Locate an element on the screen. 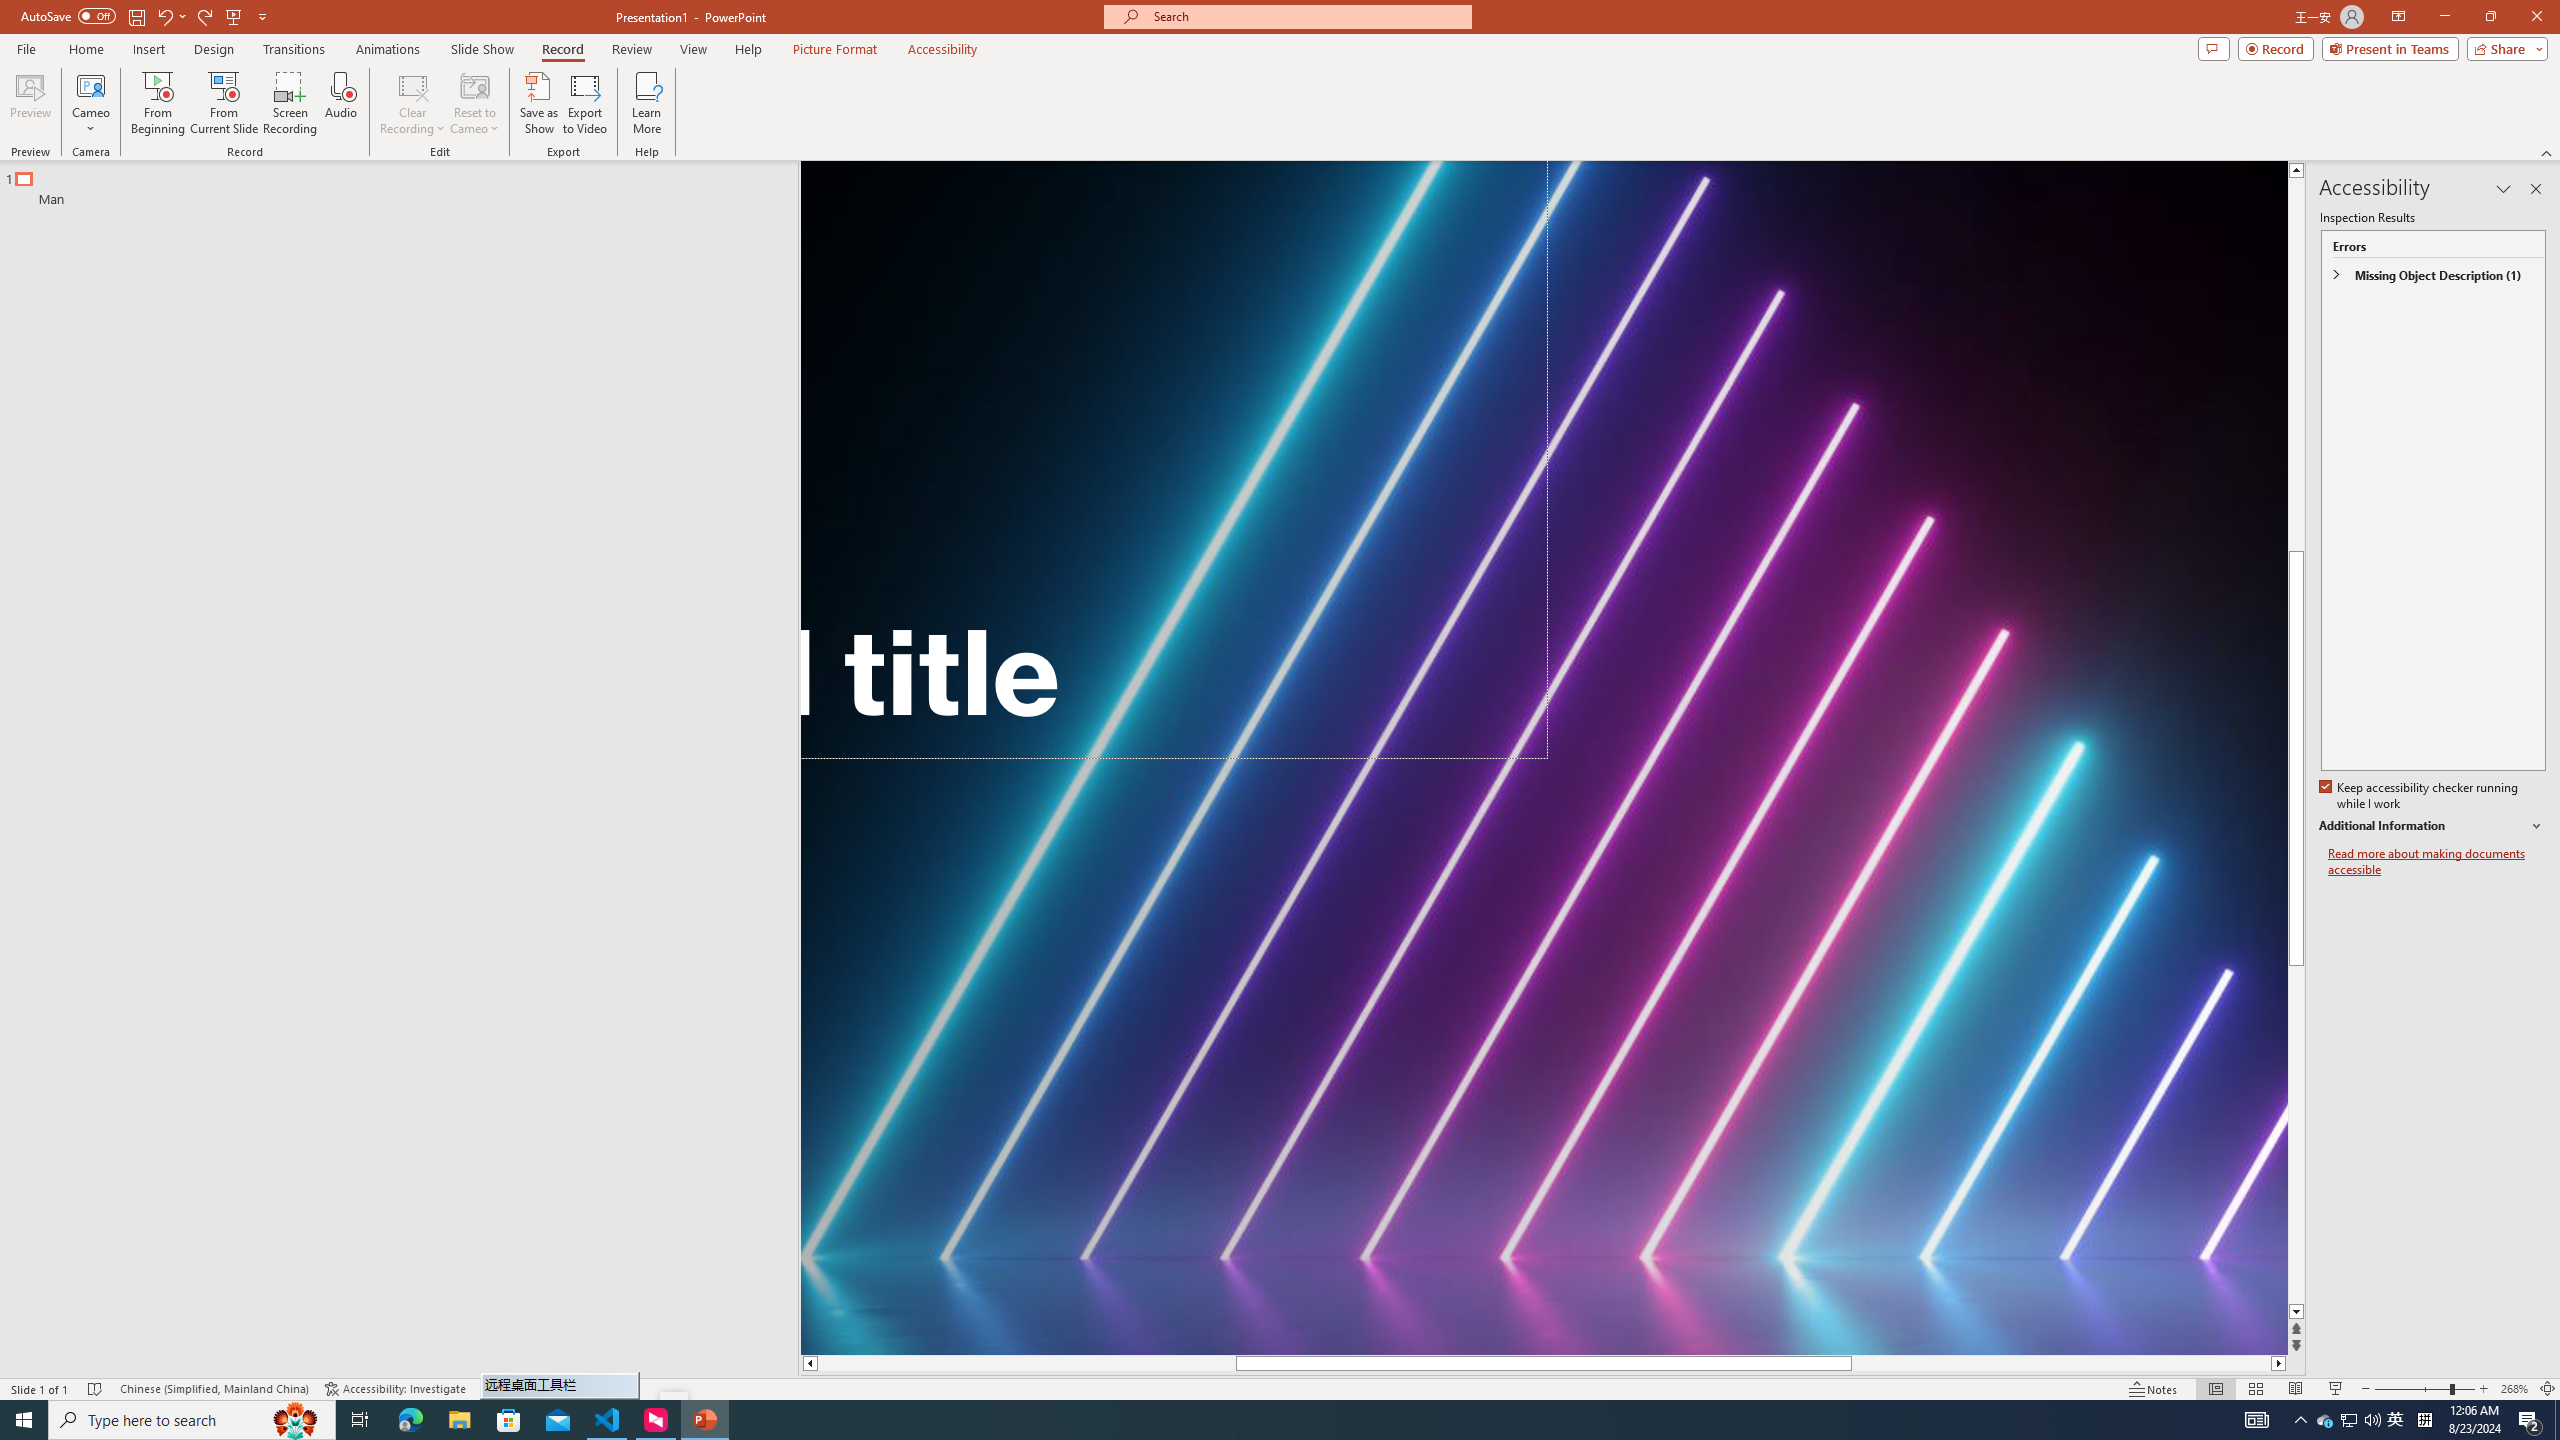 The height and width of the screenshot is (1440, 2560). 'From Current Slide...' is located at coordinates (224, 103).